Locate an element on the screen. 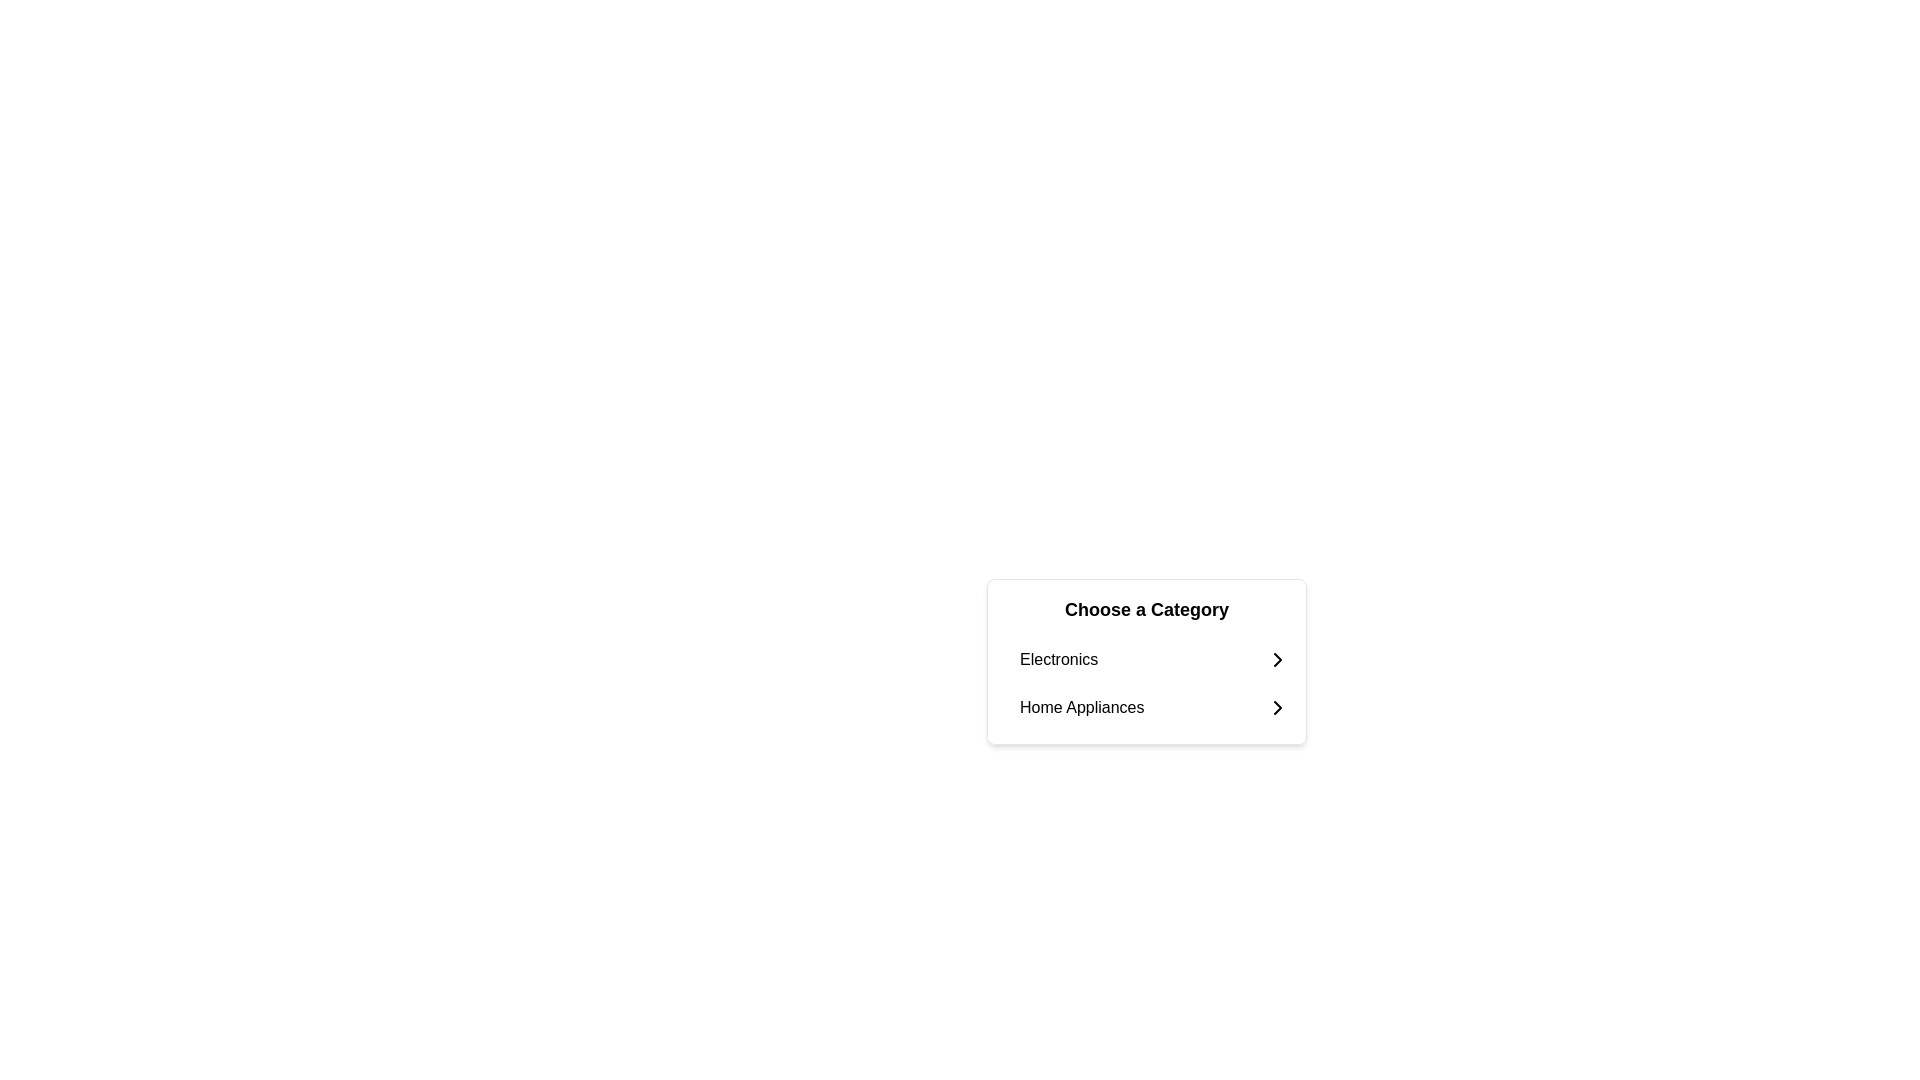 This screenshot has width=1920, height=1080. the second navigation item in the list is located at coordinates (1155, 707).